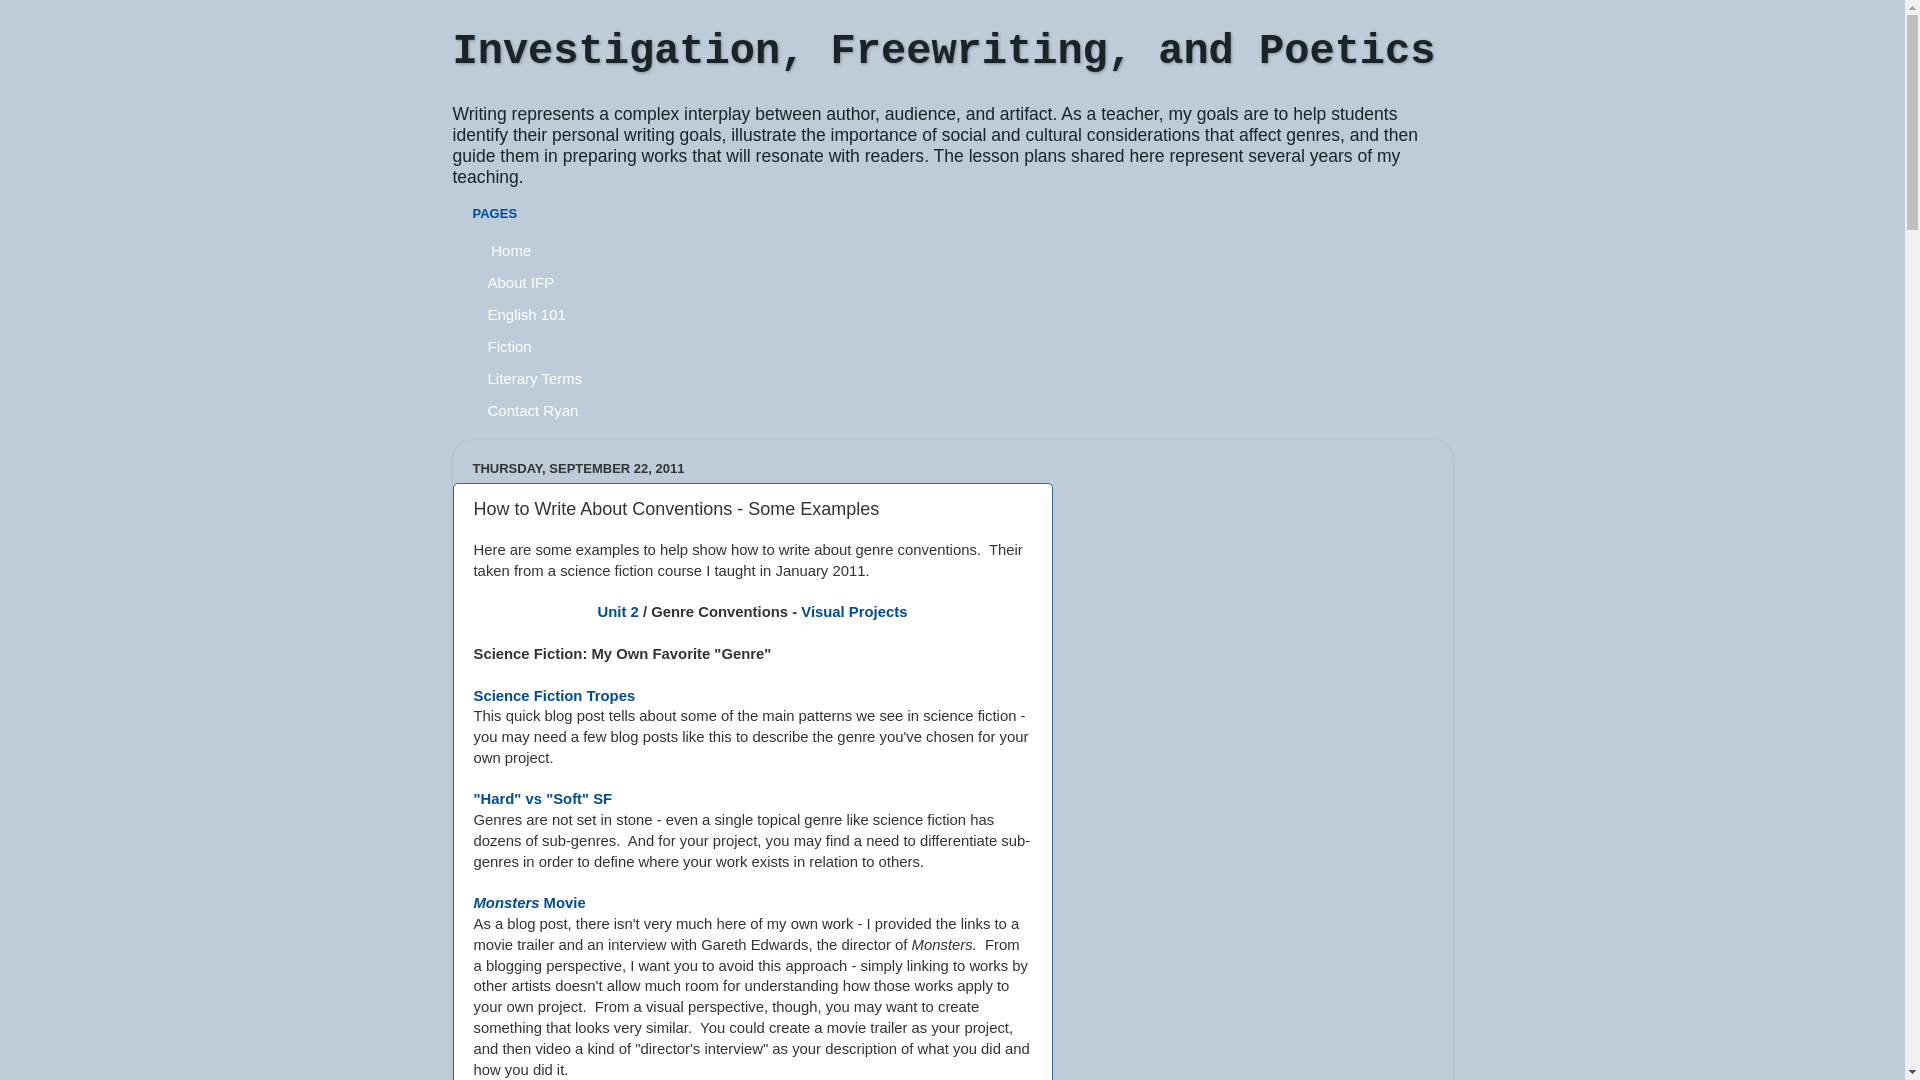 This screenshot has height=1080, width=1920. Describe the element at coordinates (555, 694) in the screenshot. I see `'Science Fiction Tropes'` at that location.